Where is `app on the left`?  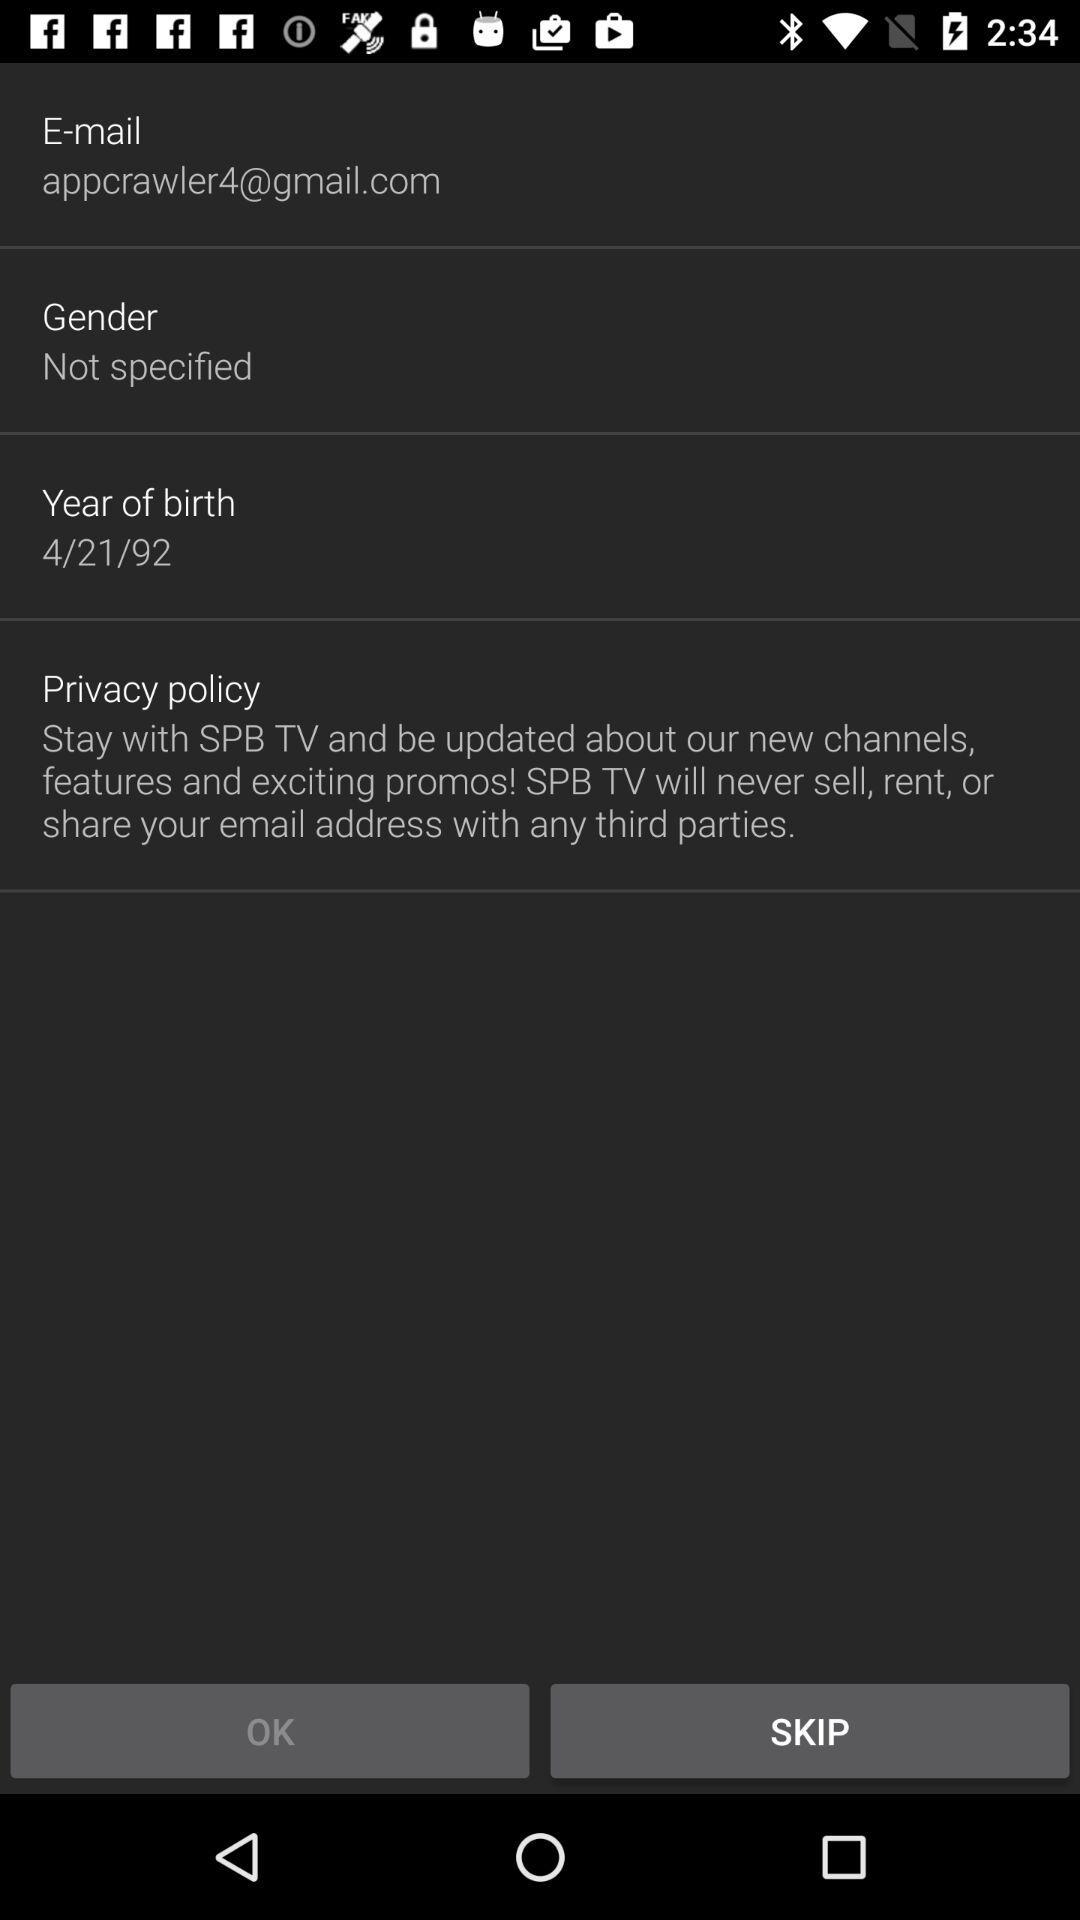
app on the left is located at coordinates (150, 687).